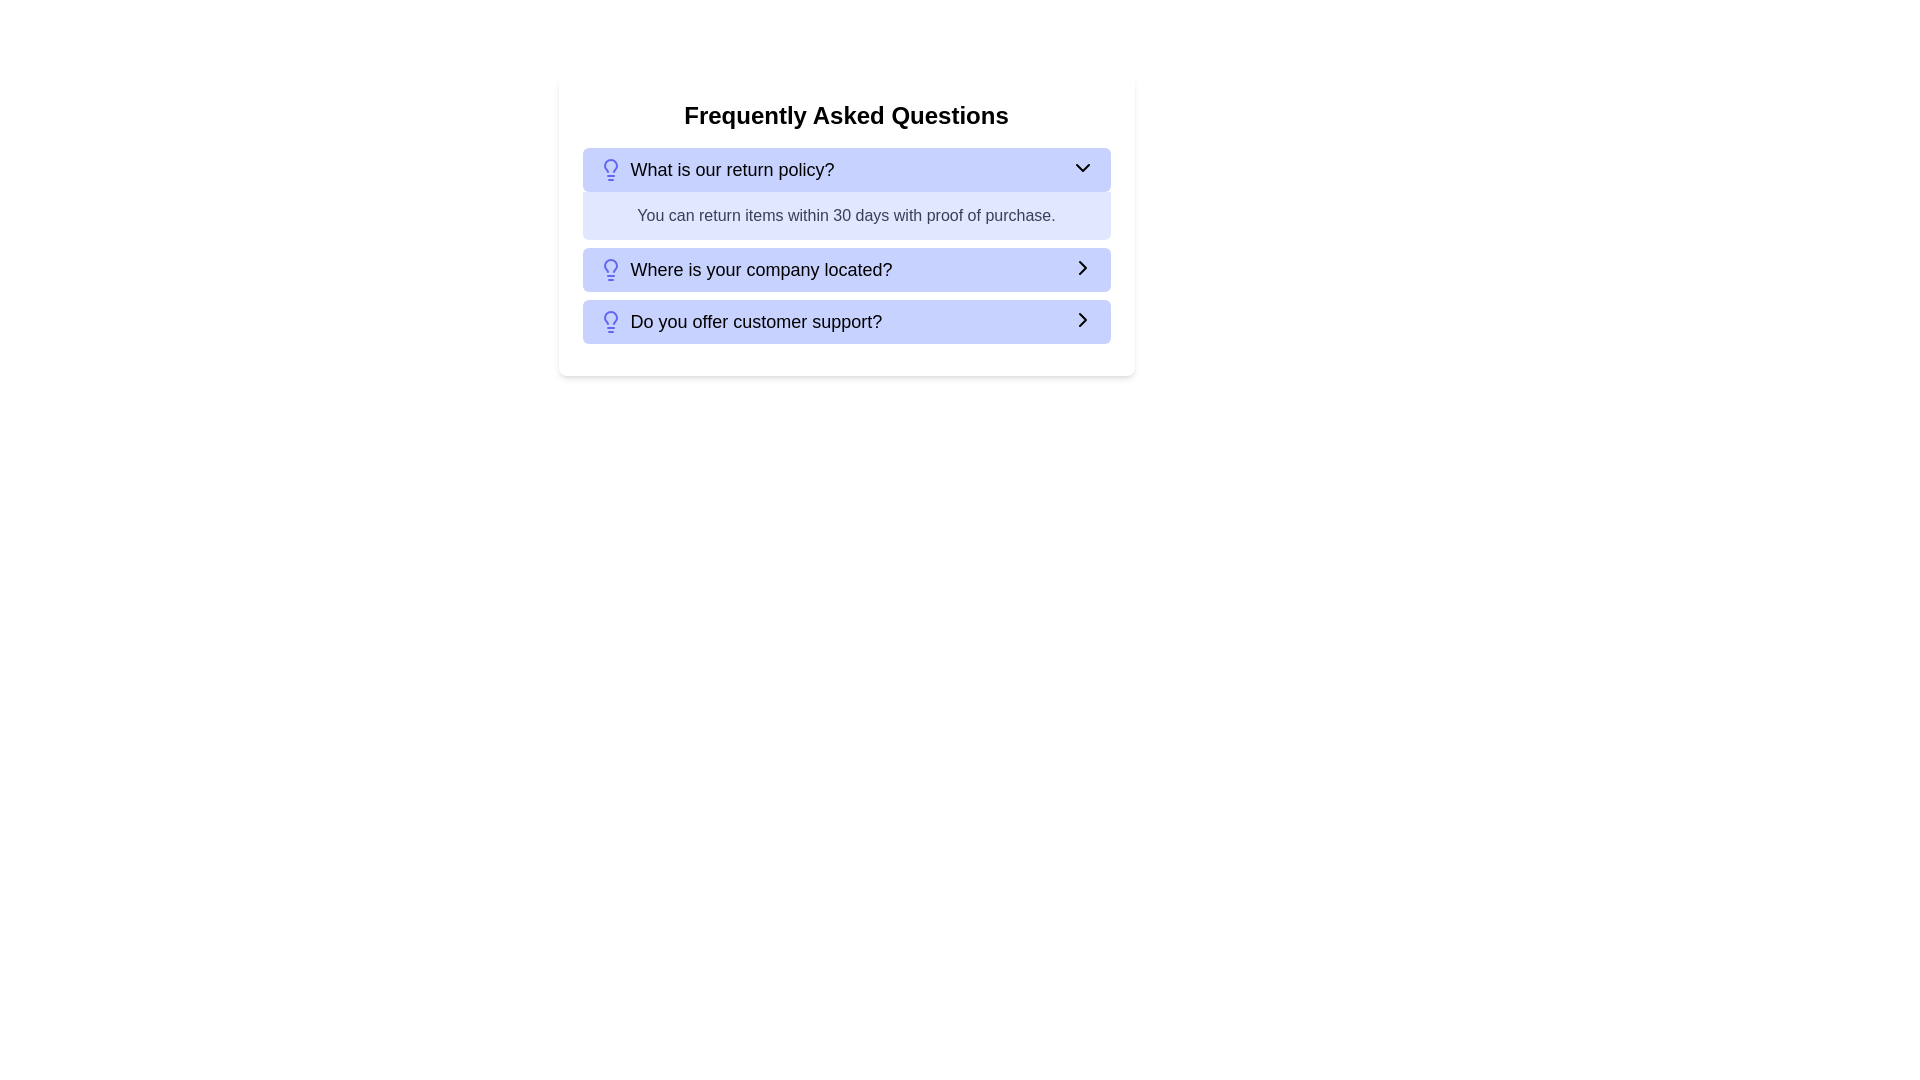  What do you see at coordinates (846, 216) in the screenshot?
I see `the static text element with the informational message 'You can return items within 30 days with proof of purchase.' which is styled with rounded edges and a light indigo background, located below the header 'What is our return policy?'` at bounding box center [846, 216].